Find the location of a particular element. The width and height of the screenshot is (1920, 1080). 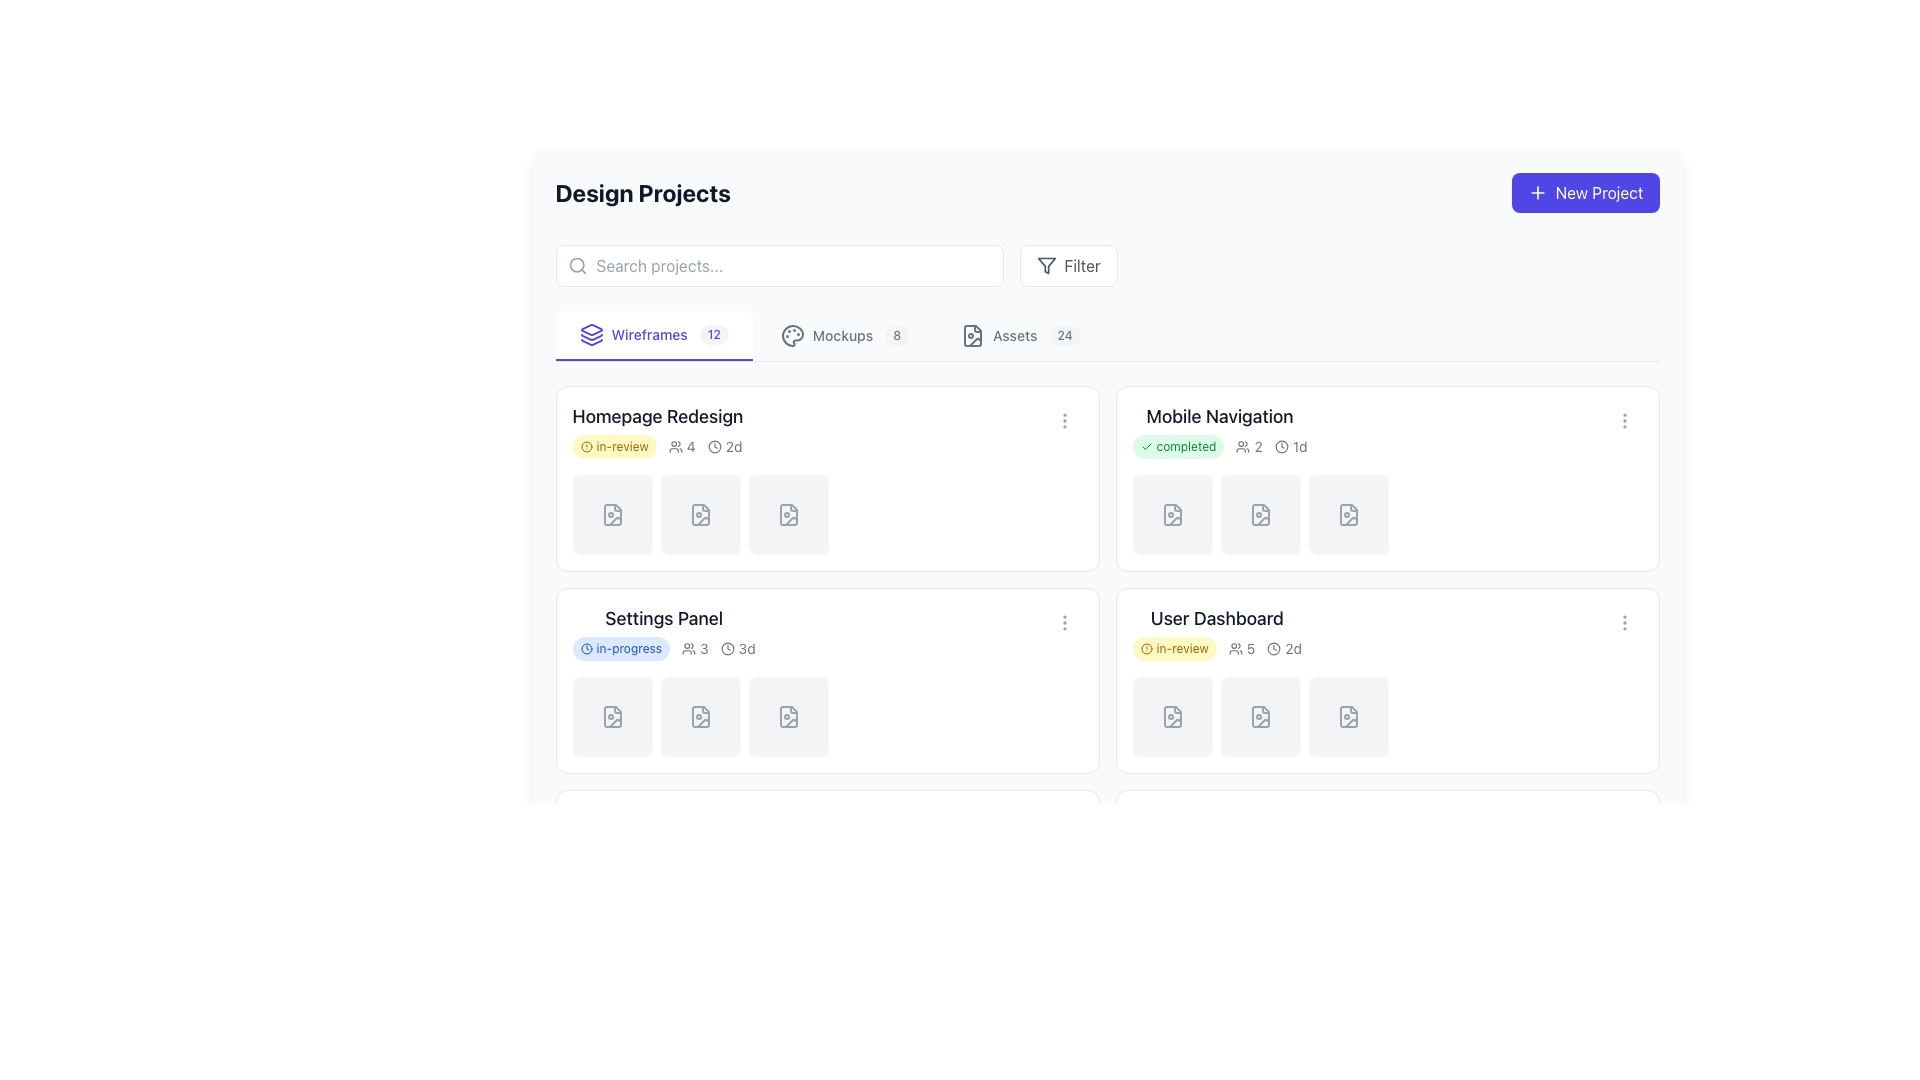

the graphical indicator element within the SVG-based clock icon located in the upper-right section of the 'Mobile Navigation' panel is located at coordinates (1281, 446).